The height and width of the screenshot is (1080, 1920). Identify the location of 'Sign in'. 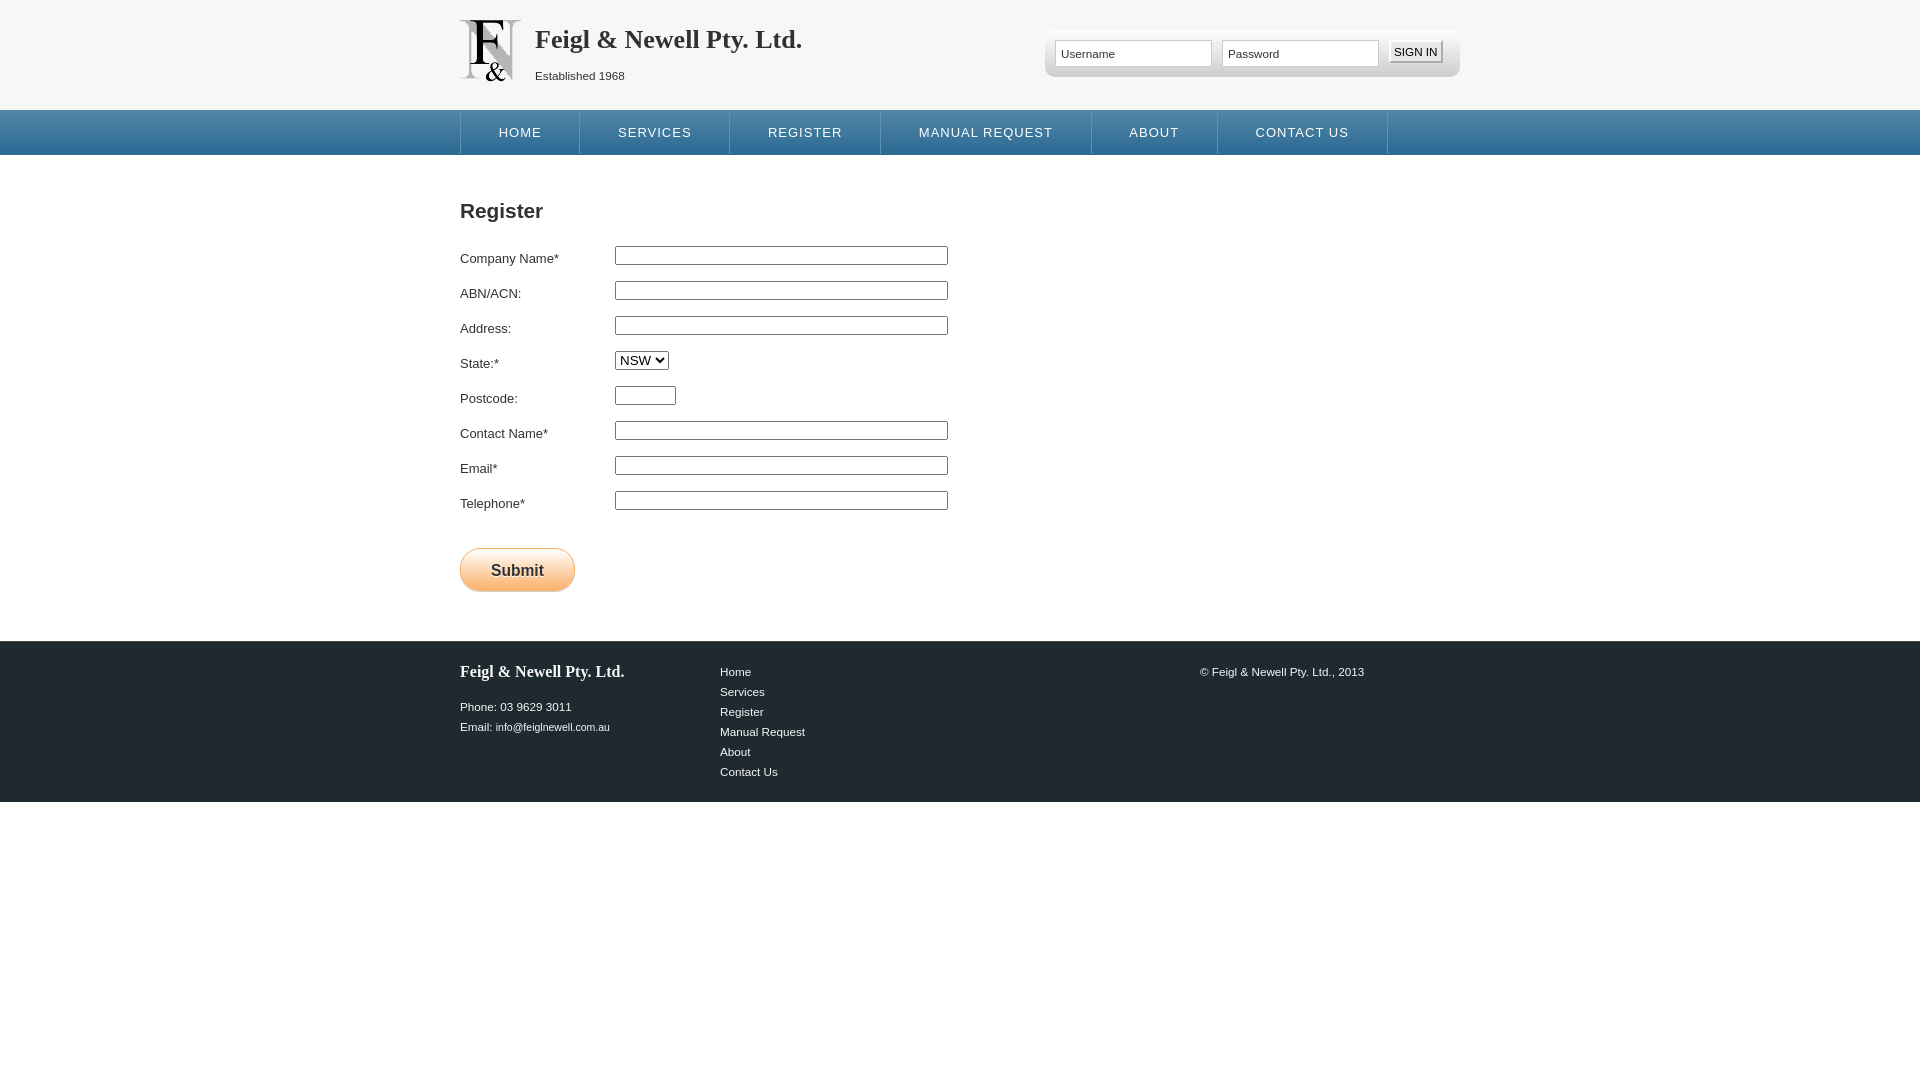
(1387, 50).